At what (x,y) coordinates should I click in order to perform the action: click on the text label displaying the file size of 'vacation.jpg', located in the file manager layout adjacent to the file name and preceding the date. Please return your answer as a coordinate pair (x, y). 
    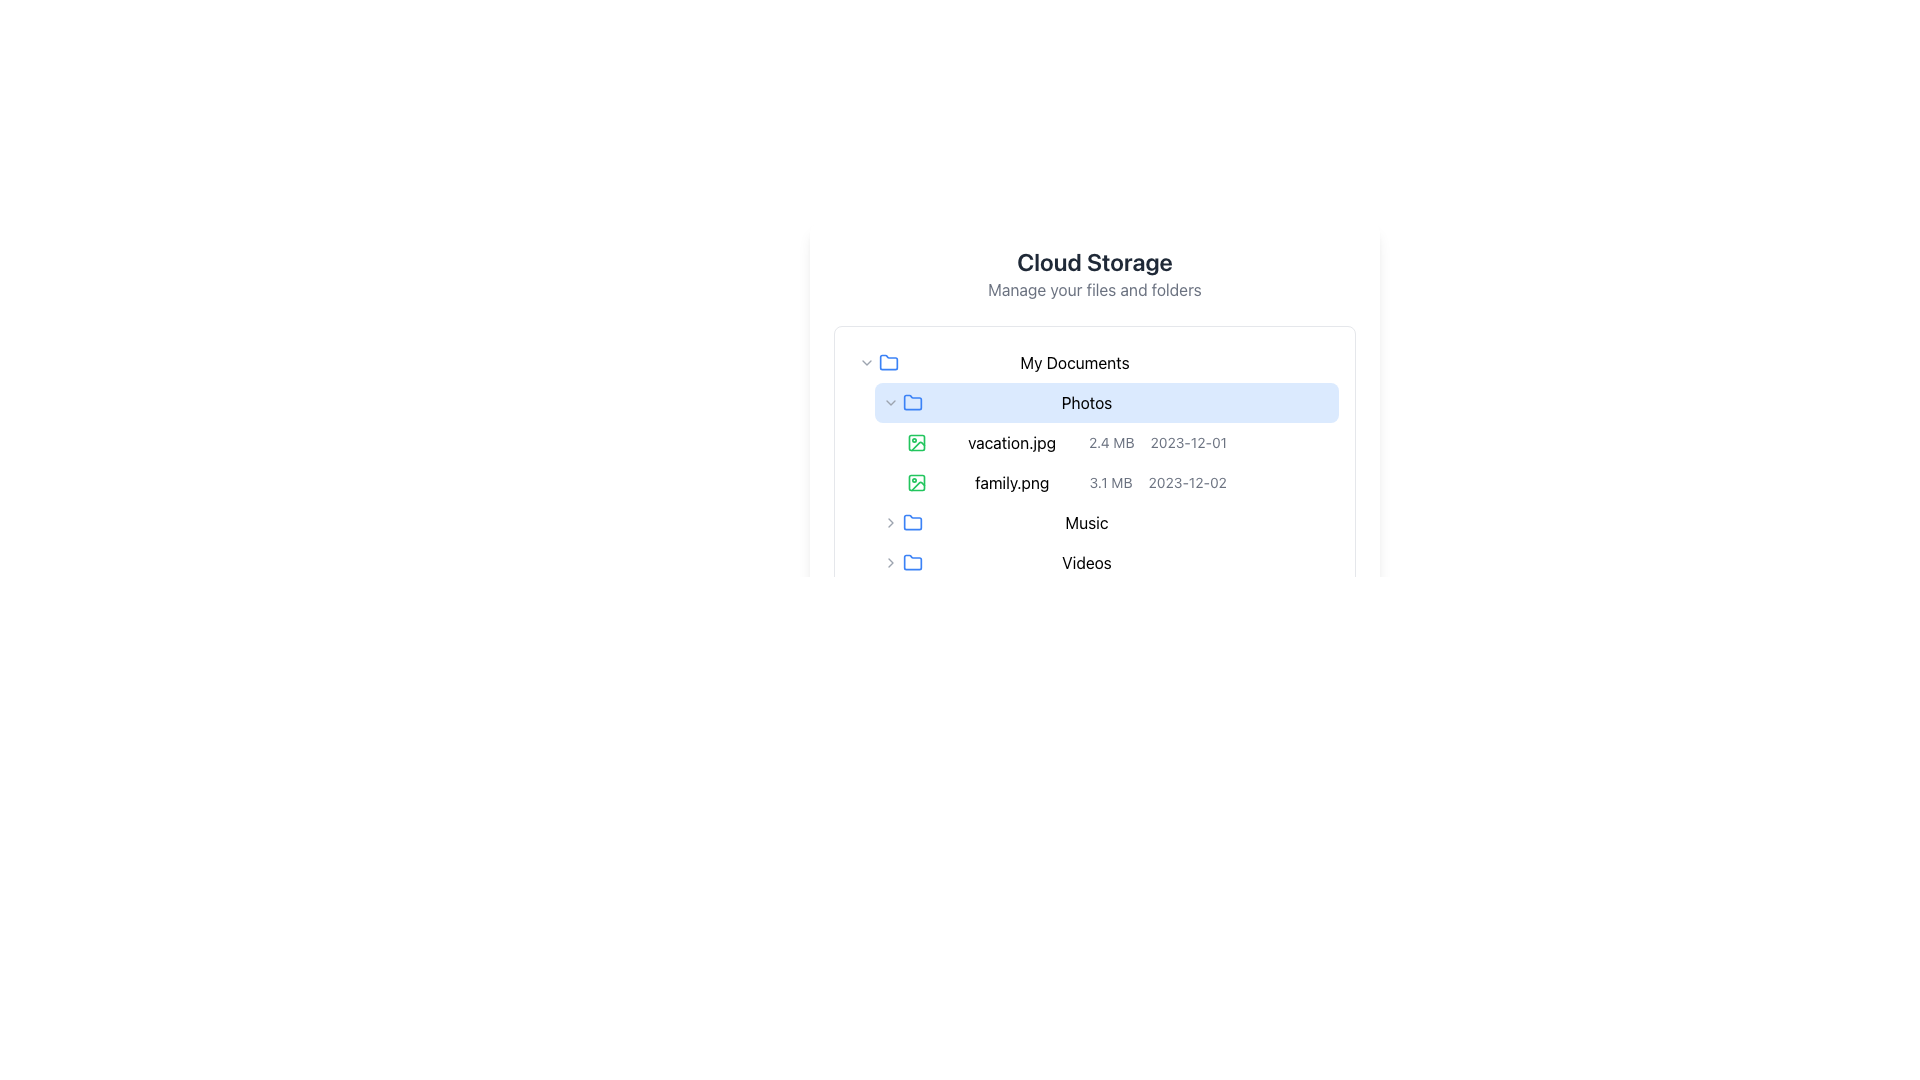
    Looking at the image, I should click on (1110, 442).